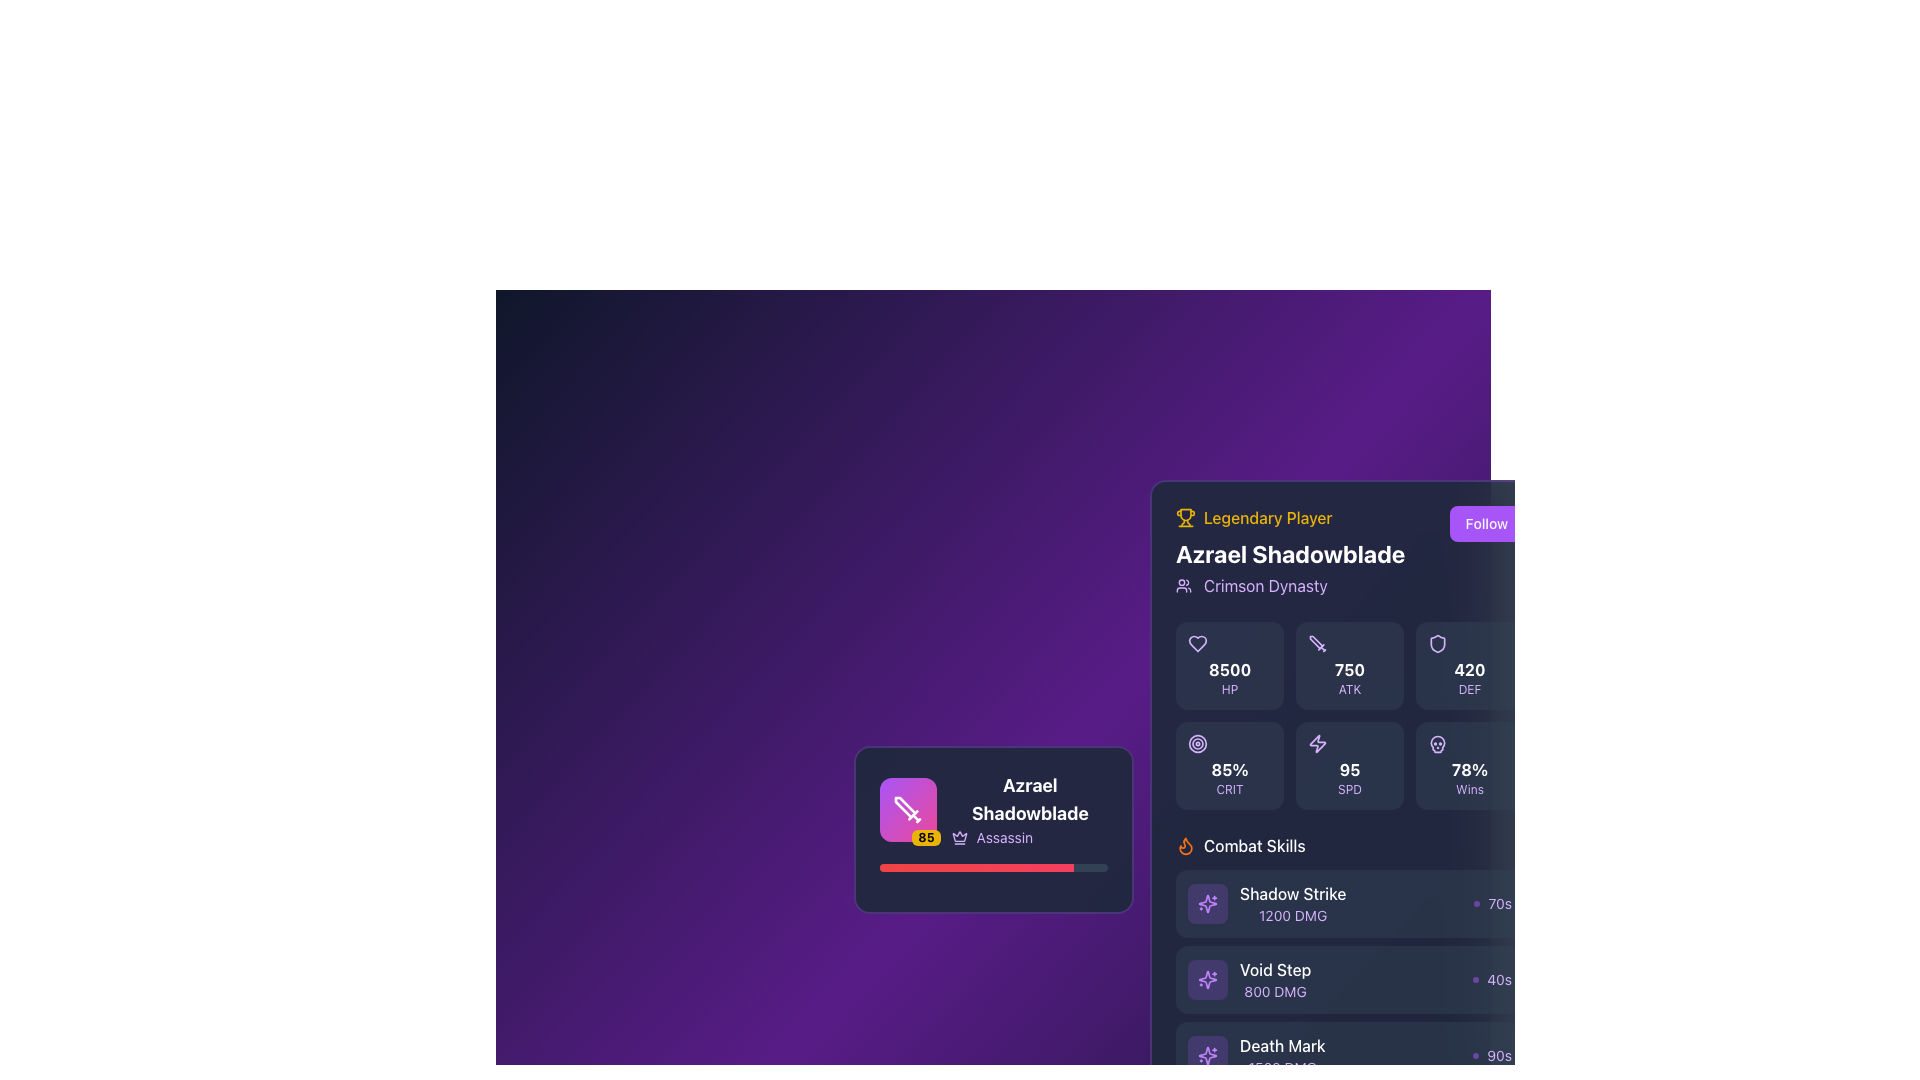 This screenshot has height=1080, width=1920. I want to click on the shield icon on the Stat card displaying the 'DEF' metric of 420, which is the third card in the top row of three horizontally aligned cards, so click(1469, 666).